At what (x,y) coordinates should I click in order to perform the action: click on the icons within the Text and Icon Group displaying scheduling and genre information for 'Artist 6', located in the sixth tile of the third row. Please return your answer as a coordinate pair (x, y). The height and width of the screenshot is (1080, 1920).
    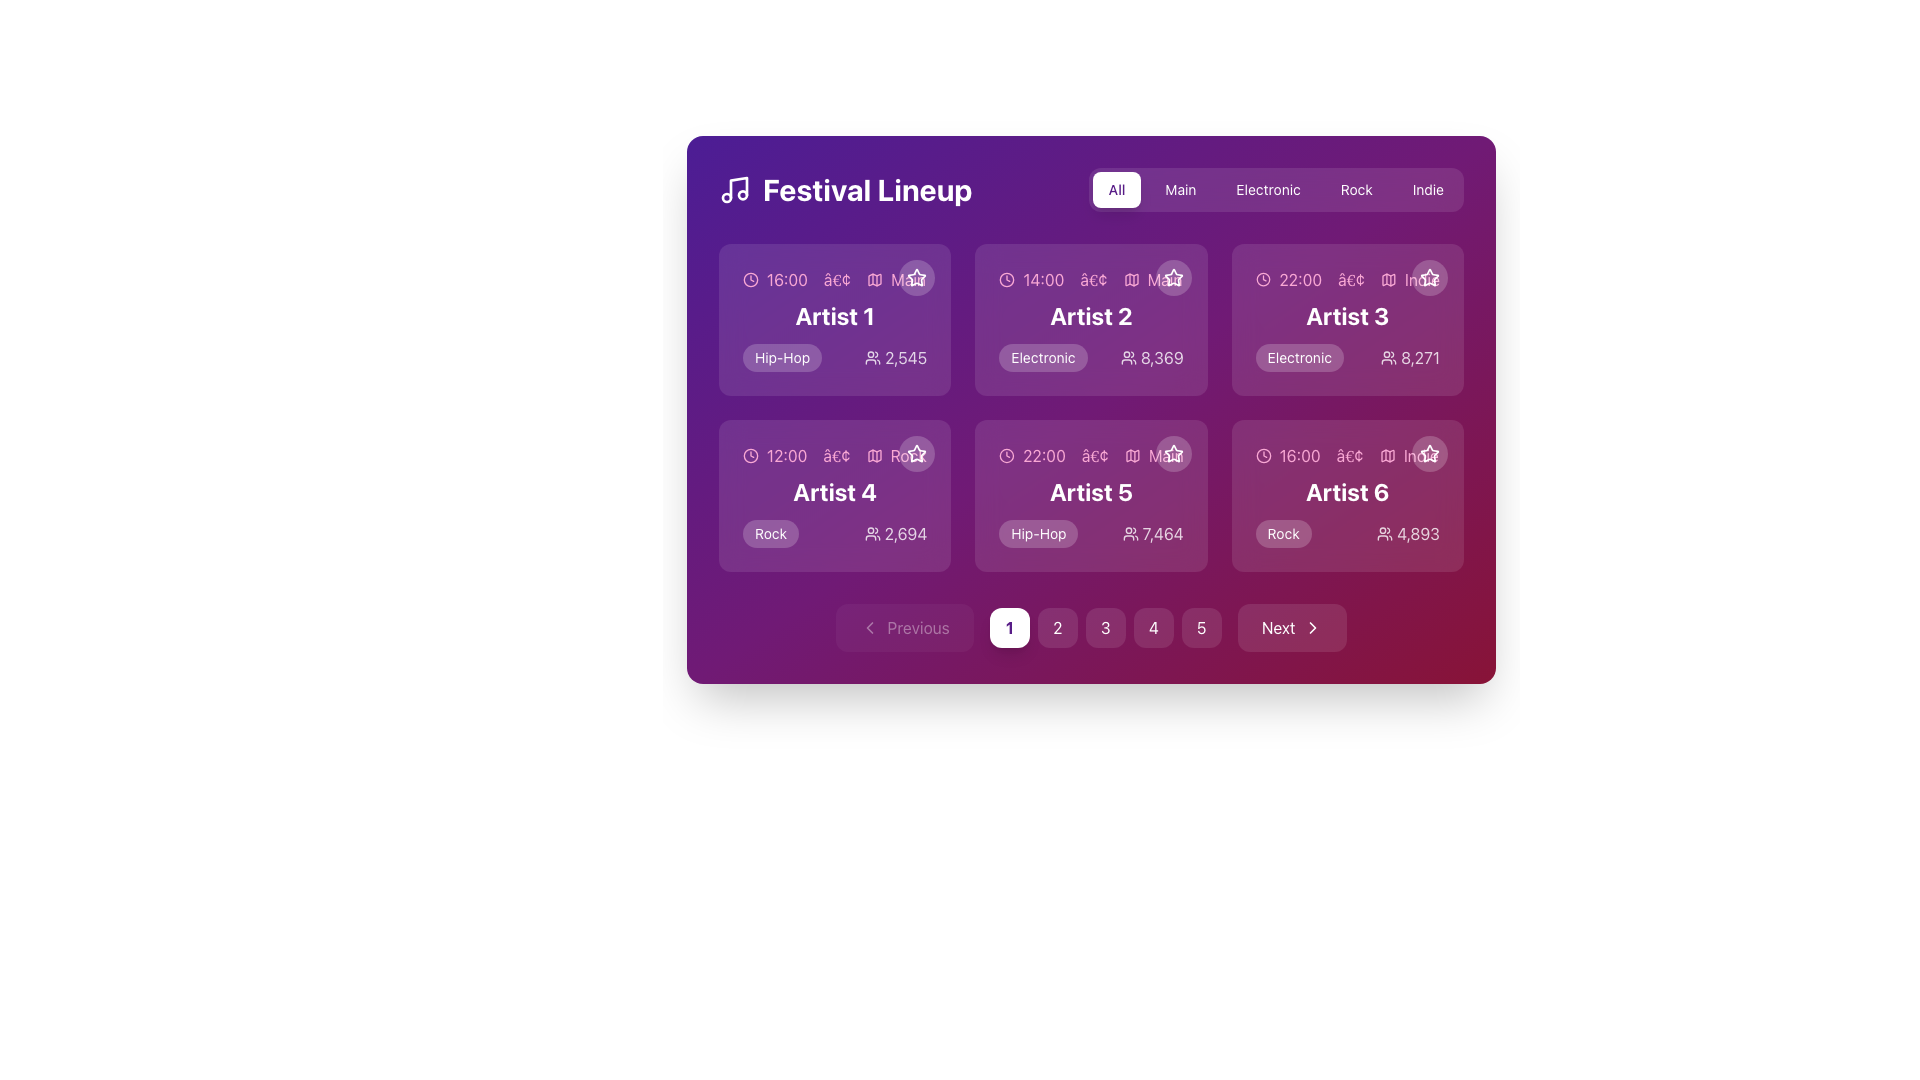
    Looking at the image, I should click on (1347, 455).